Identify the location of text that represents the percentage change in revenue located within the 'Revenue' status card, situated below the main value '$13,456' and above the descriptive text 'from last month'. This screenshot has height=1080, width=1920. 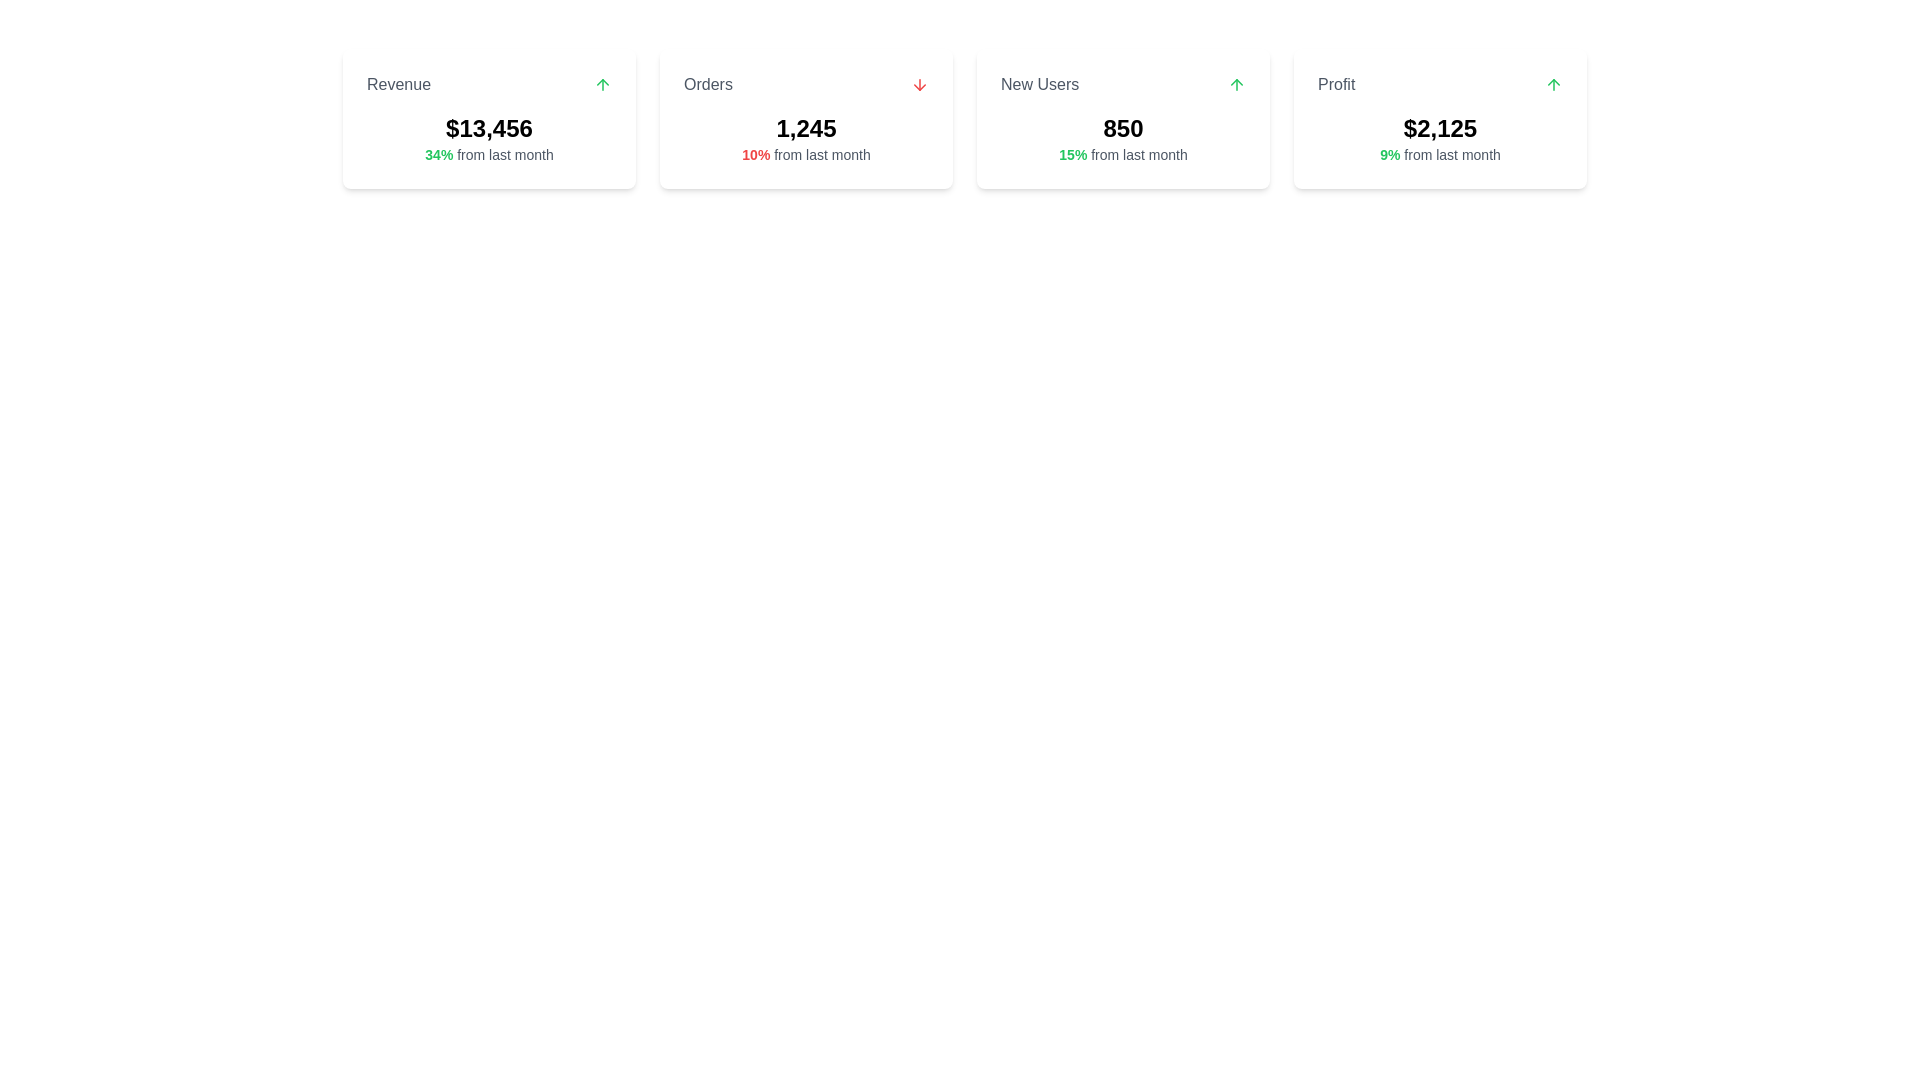
(438, 153).